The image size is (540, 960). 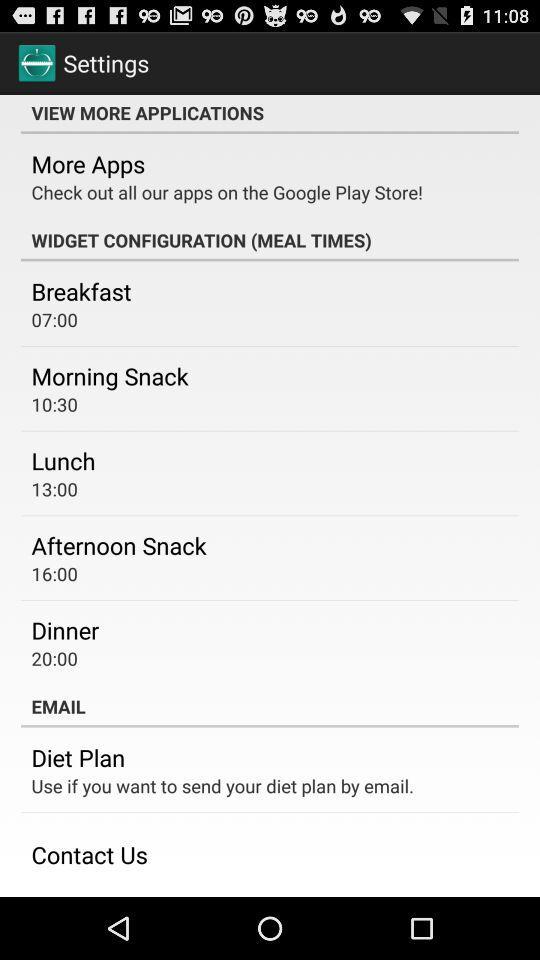 What do you see at coordinates (110, 374) in the screenshot?
I see `app above 10:30 item` at bounding box center [110, 374].